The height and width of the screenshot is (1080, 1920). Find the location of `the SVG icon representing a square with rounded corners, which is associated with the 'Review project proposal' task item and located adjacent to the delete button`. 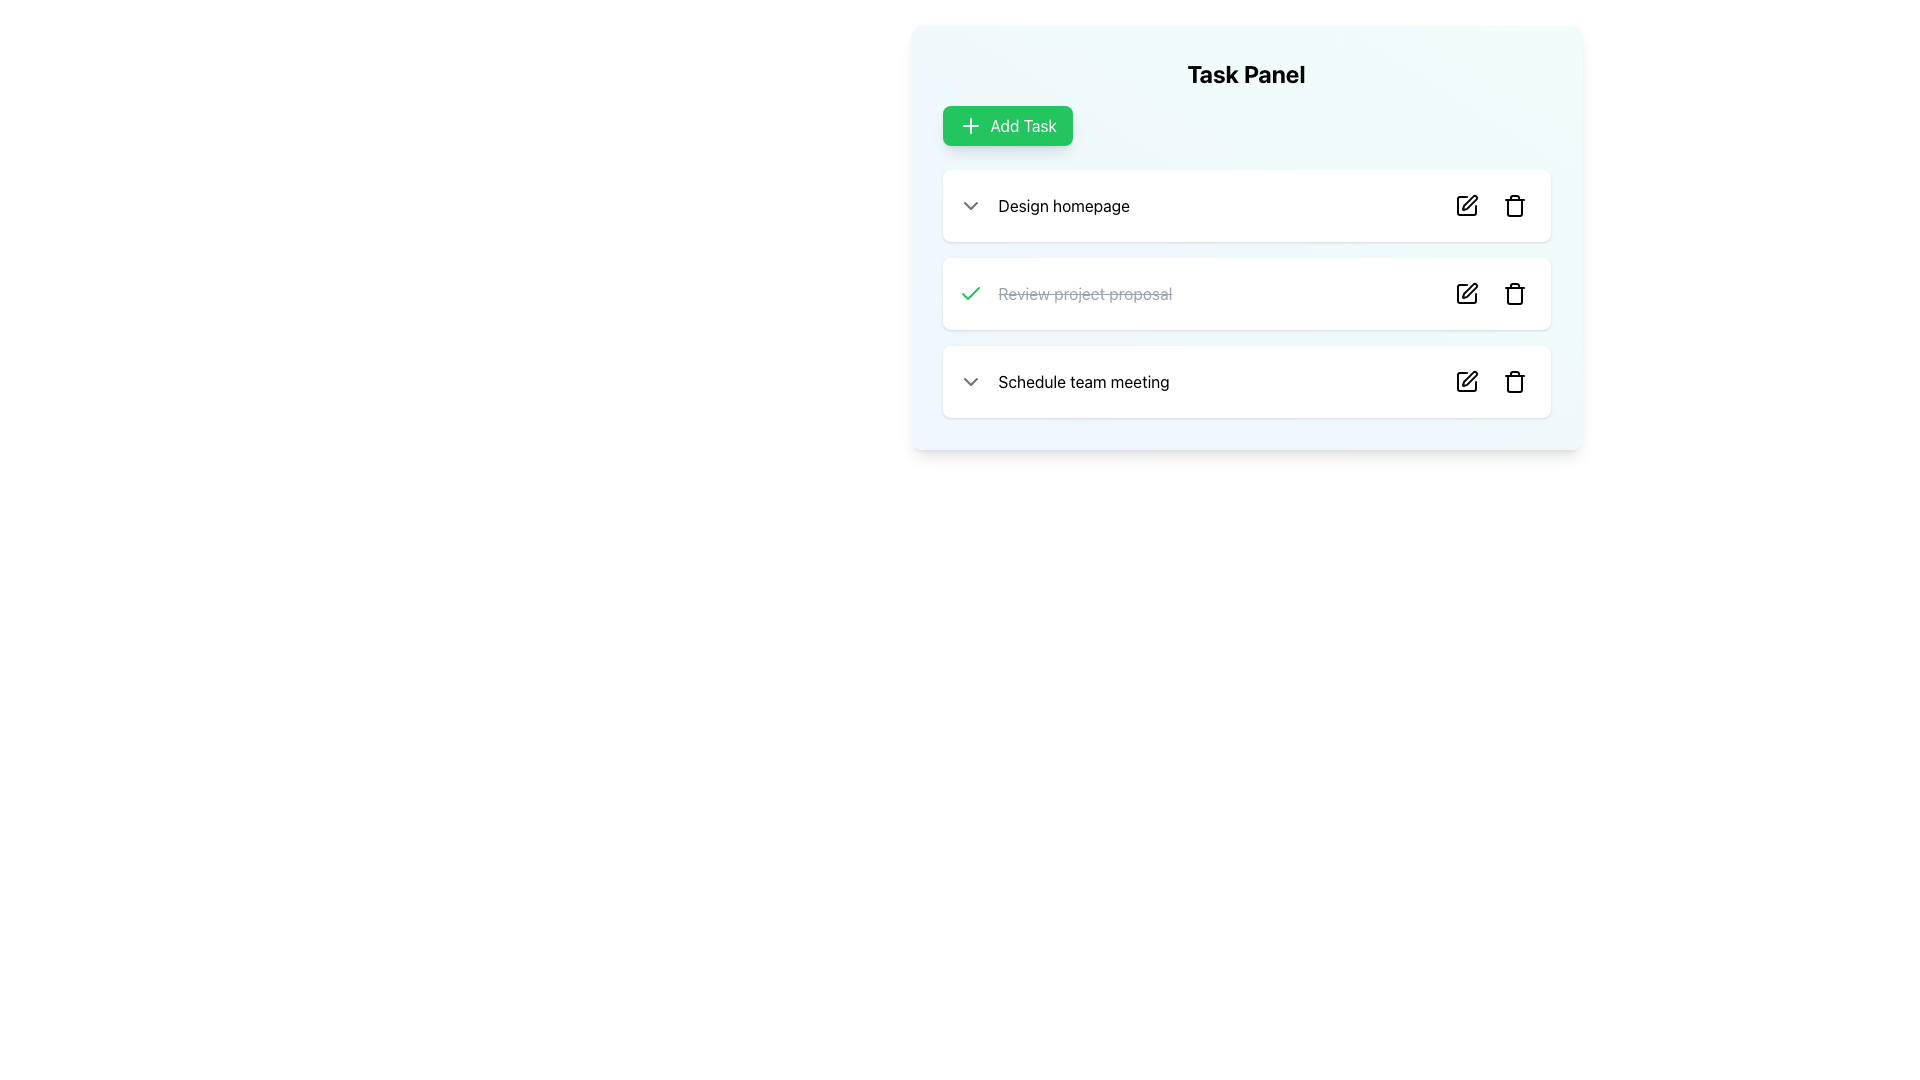

the SVG icon representing a square with rounded corners, which is associated with the 'Review project proposal' task item and located adjacent to the delete button is located at coordinates (1466, 293).